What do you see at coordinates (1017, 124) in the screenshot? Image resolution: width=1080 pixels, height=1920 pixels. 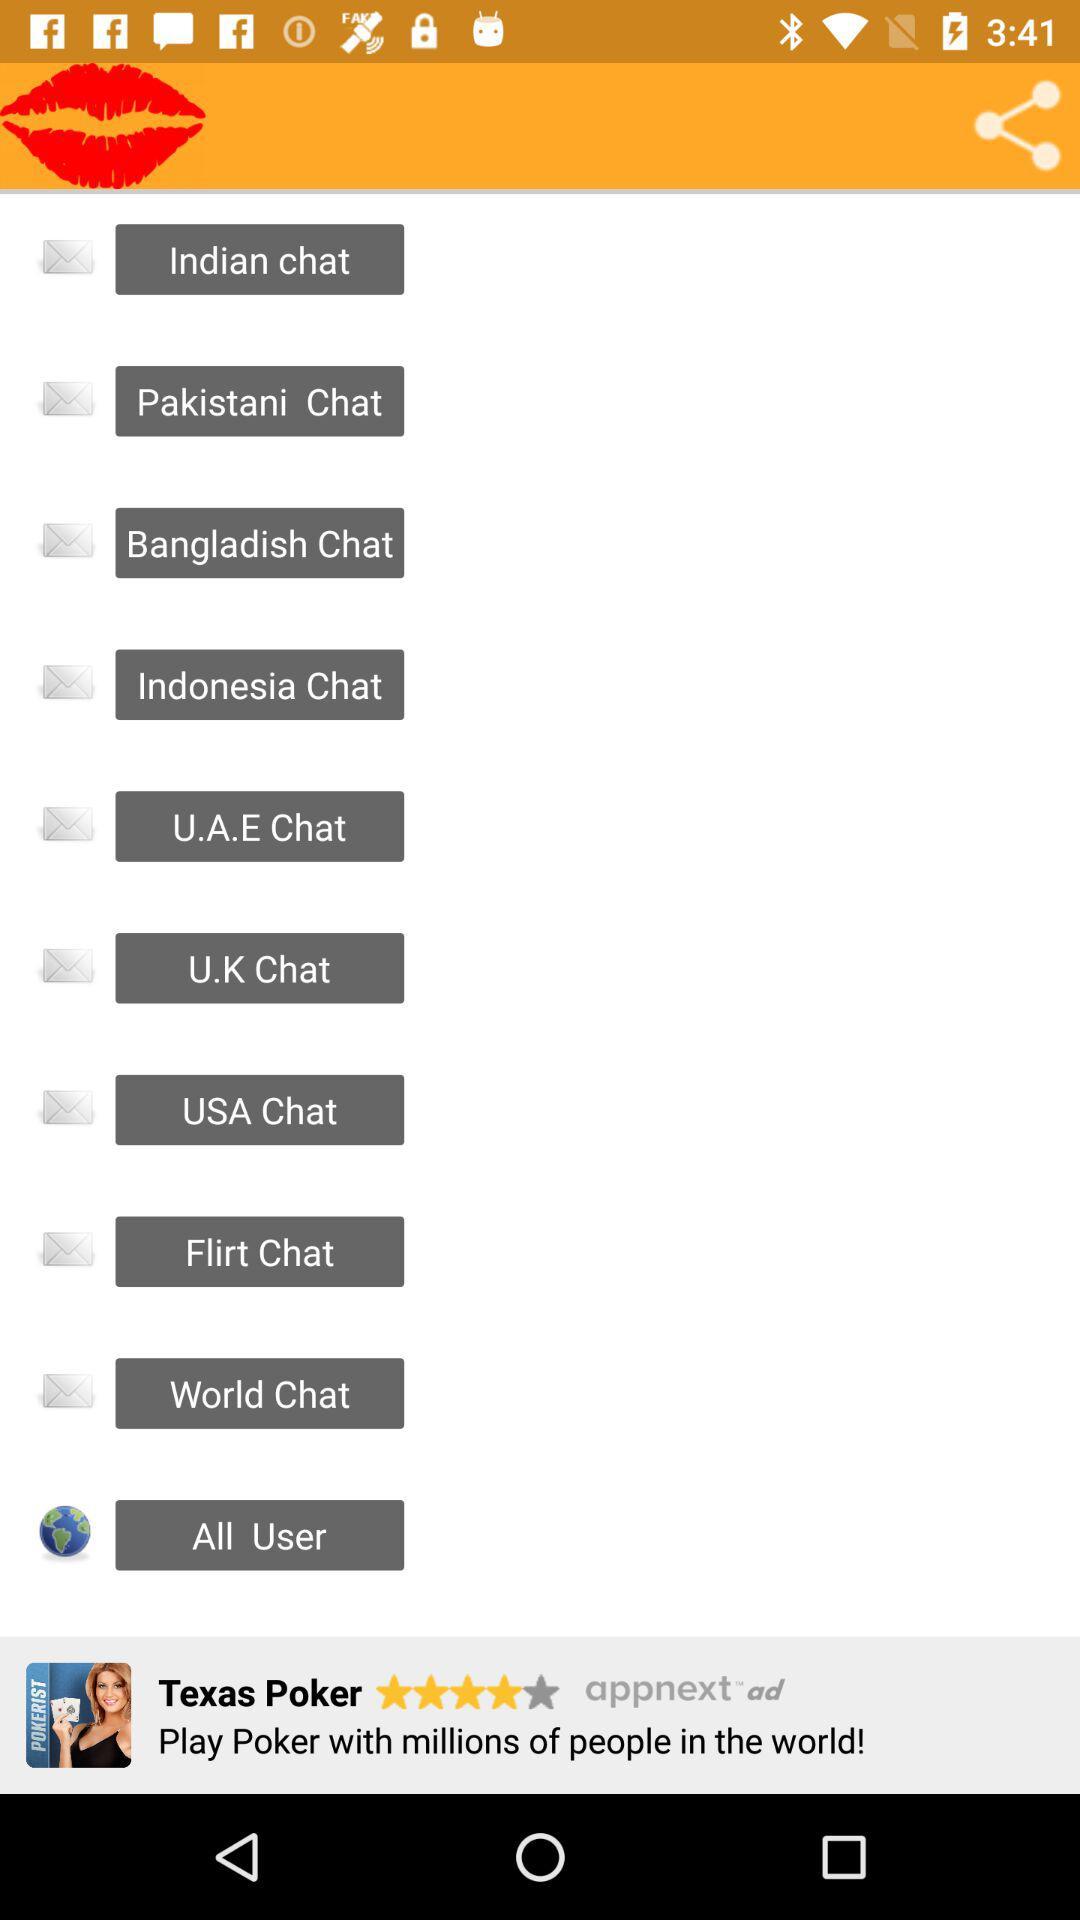 I see `share chat` at bounding box center [1017, 124].